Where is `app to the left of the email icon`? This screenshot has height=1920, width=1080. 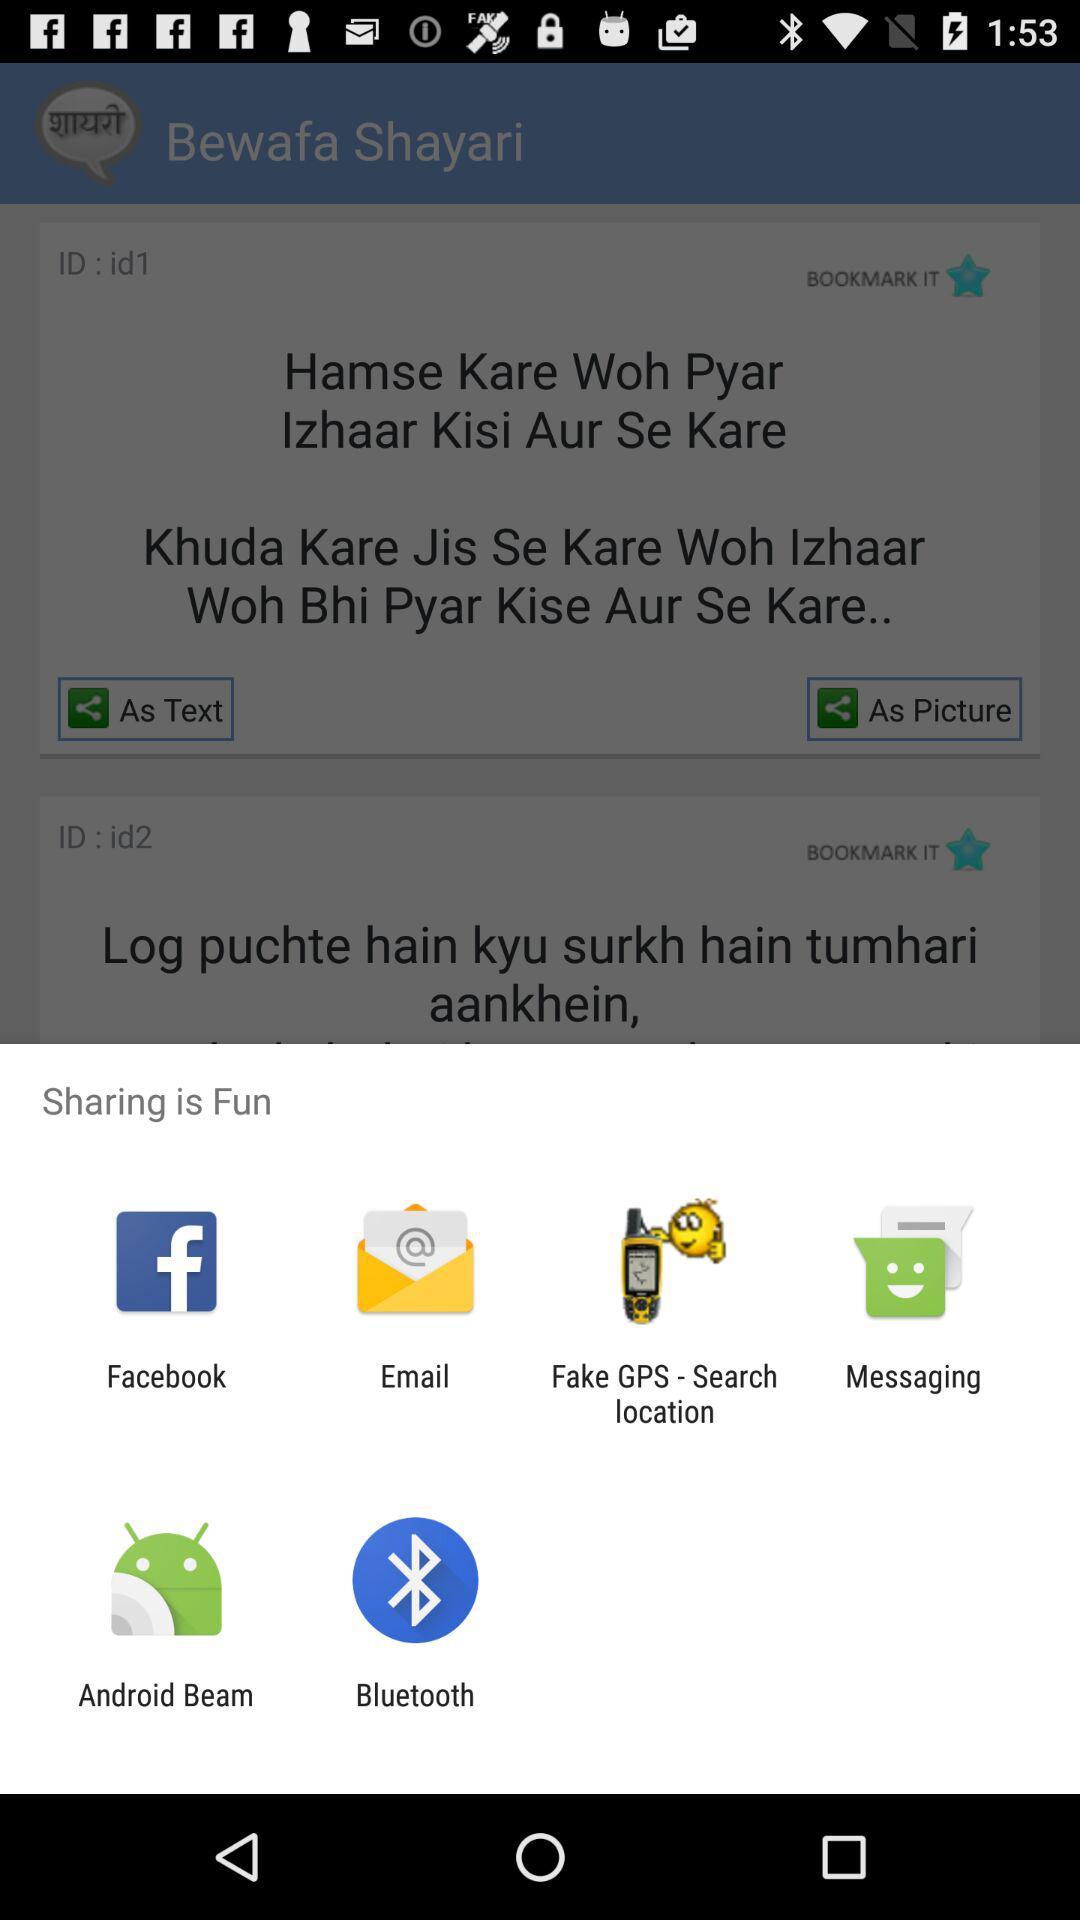
app to the left of the email icon is located at coordinates (165, 1392).